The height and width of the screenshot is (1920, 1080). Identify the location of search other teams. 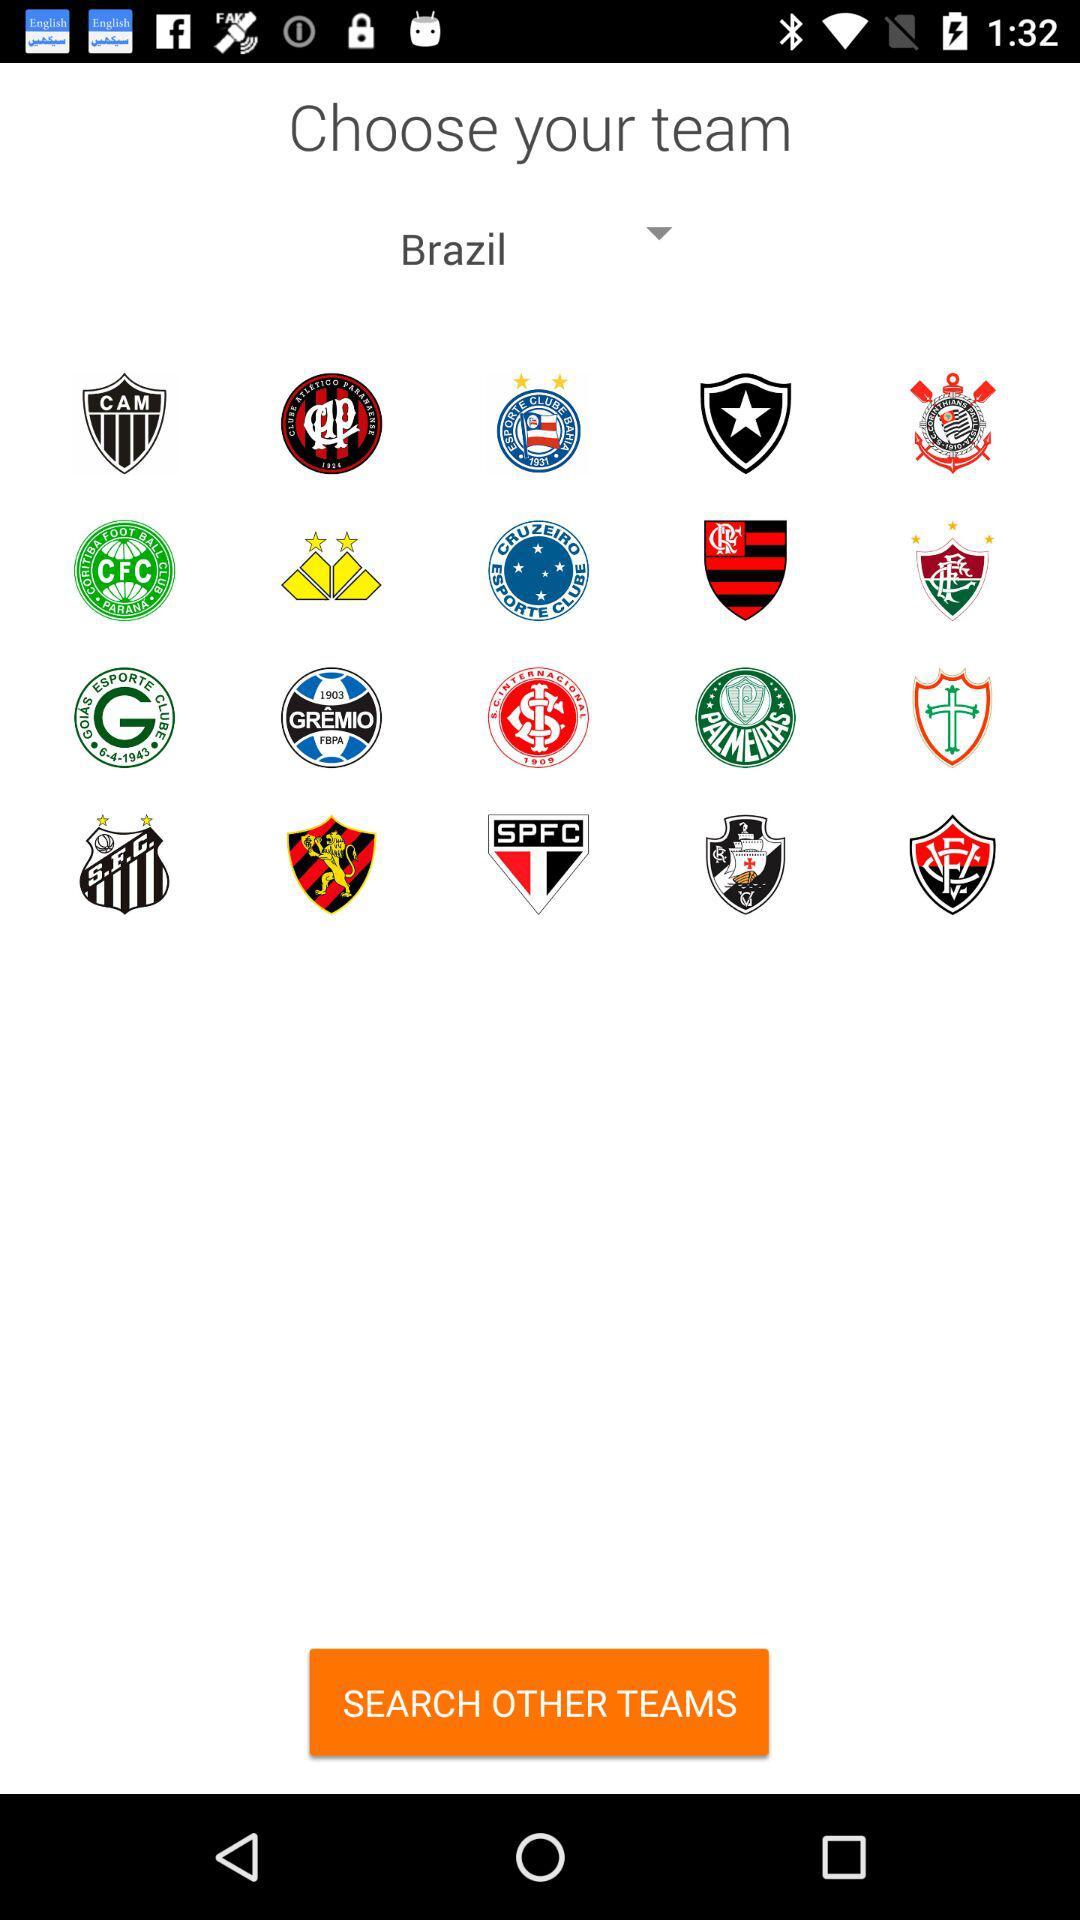
(540, 1708).